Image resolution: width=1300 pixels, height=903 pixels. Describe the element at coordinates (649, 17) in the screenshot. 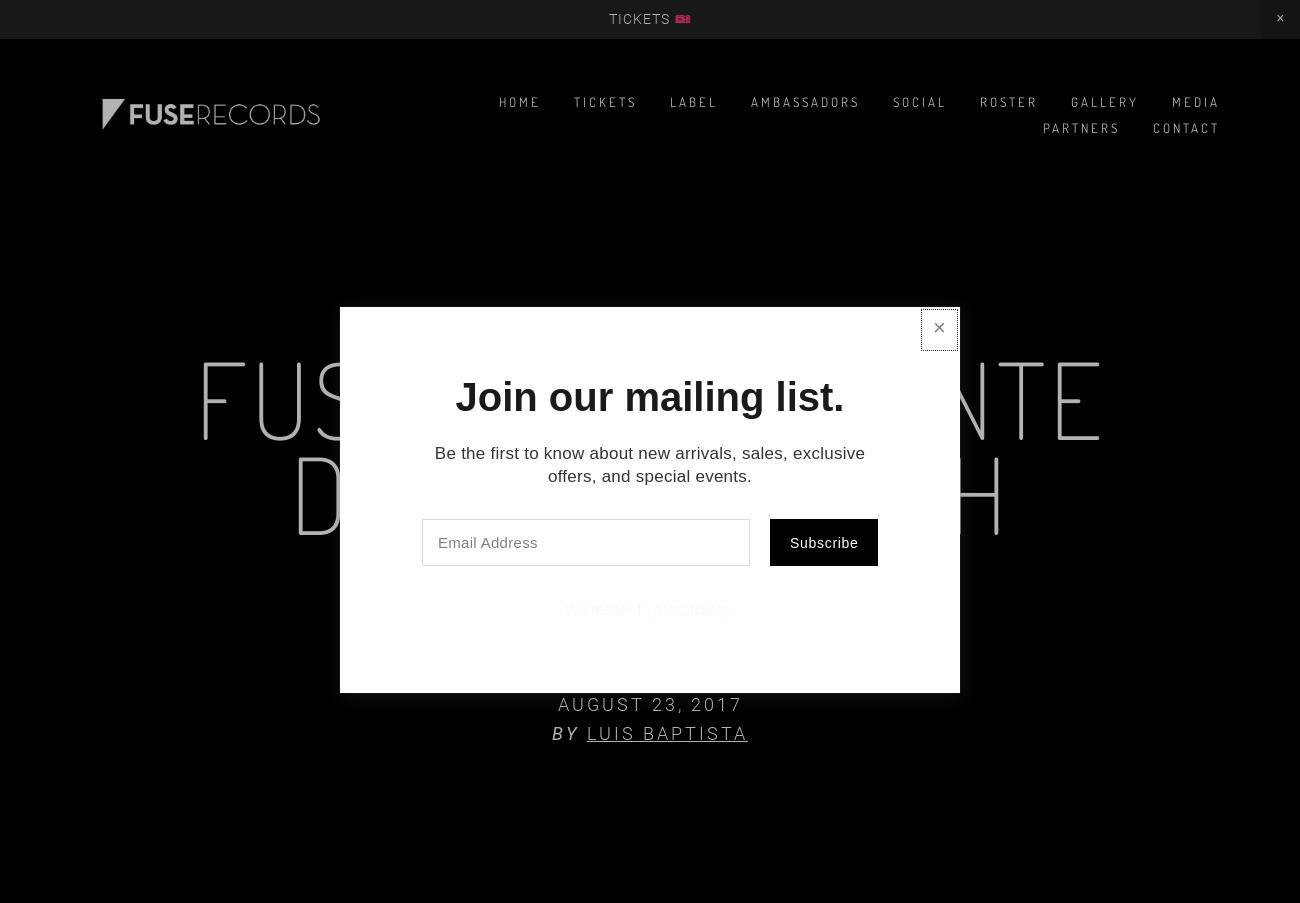

I see `'TICKETS 🎫'` at that location.